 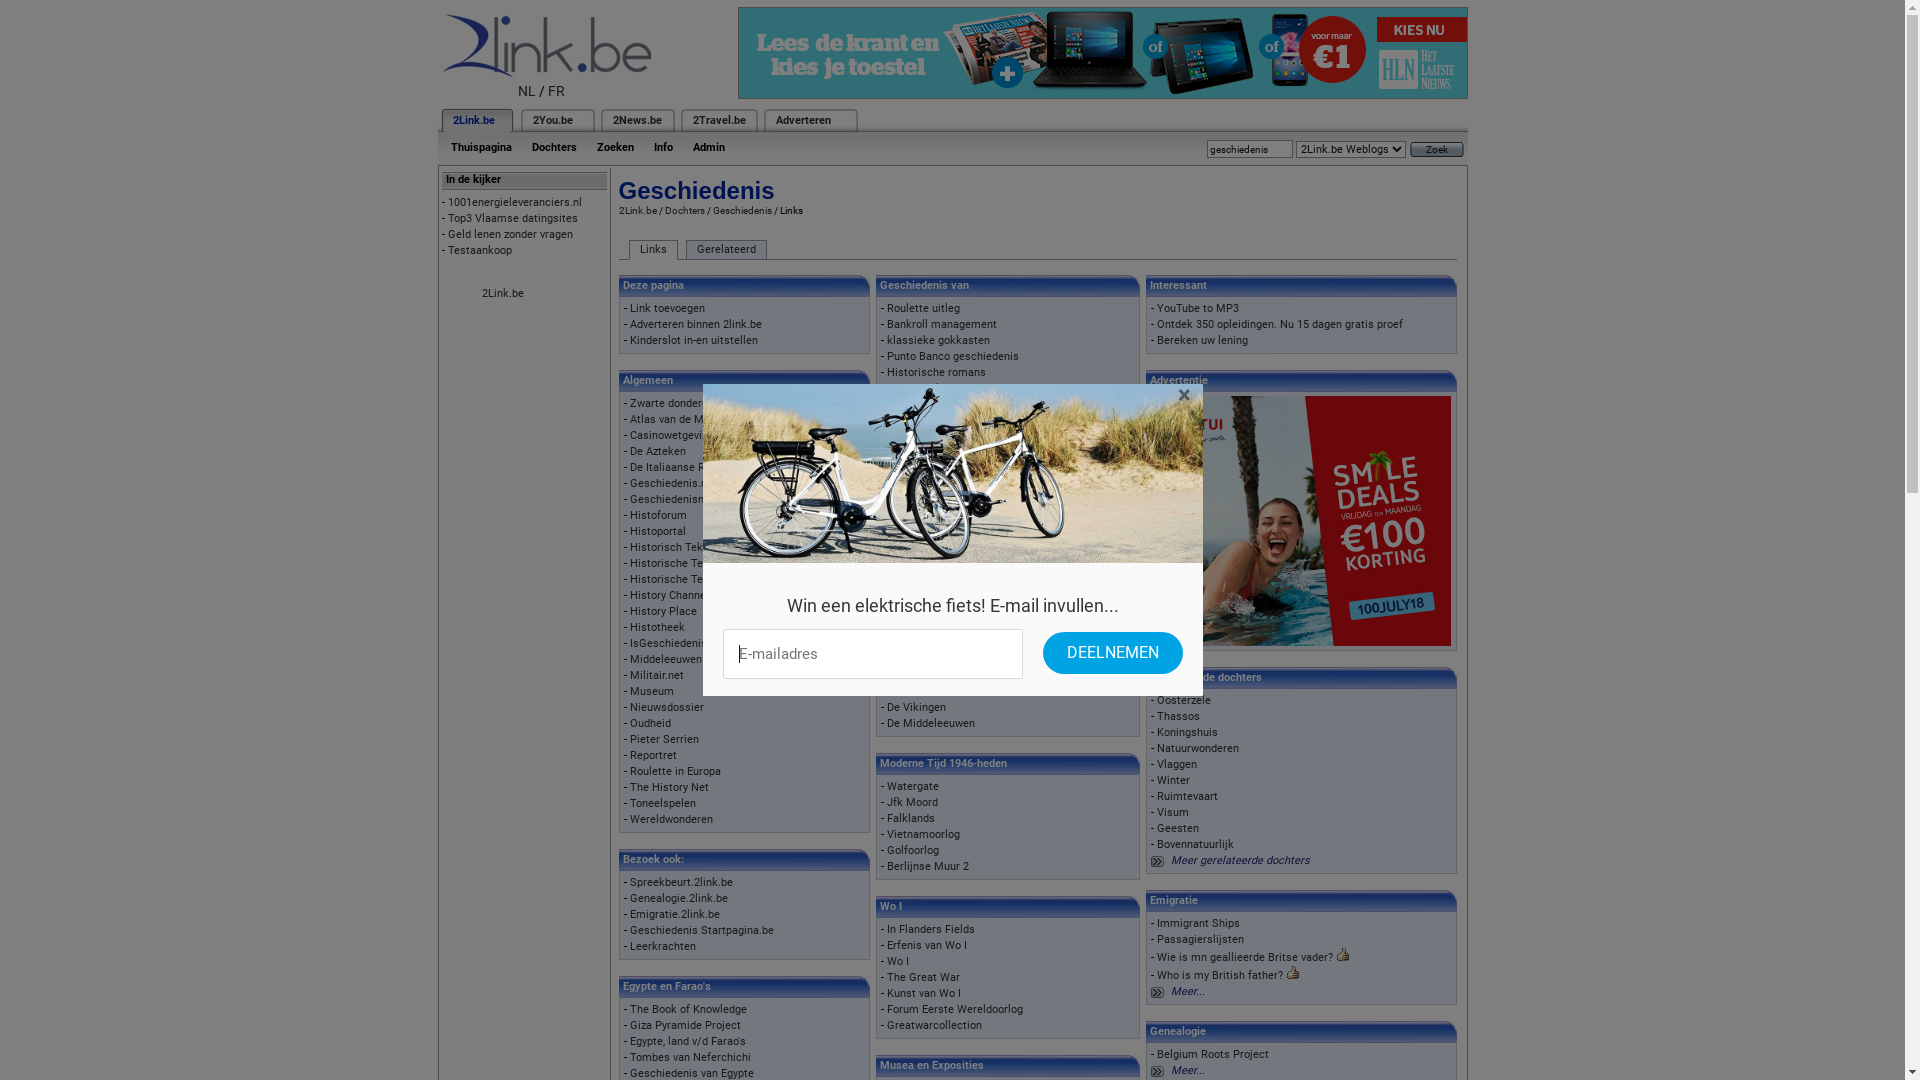 What do you see at coordinates (628, 563) in the screenshot?
I see `'Historische Teksten 1500-heden'` at bounding box center [628, 563].